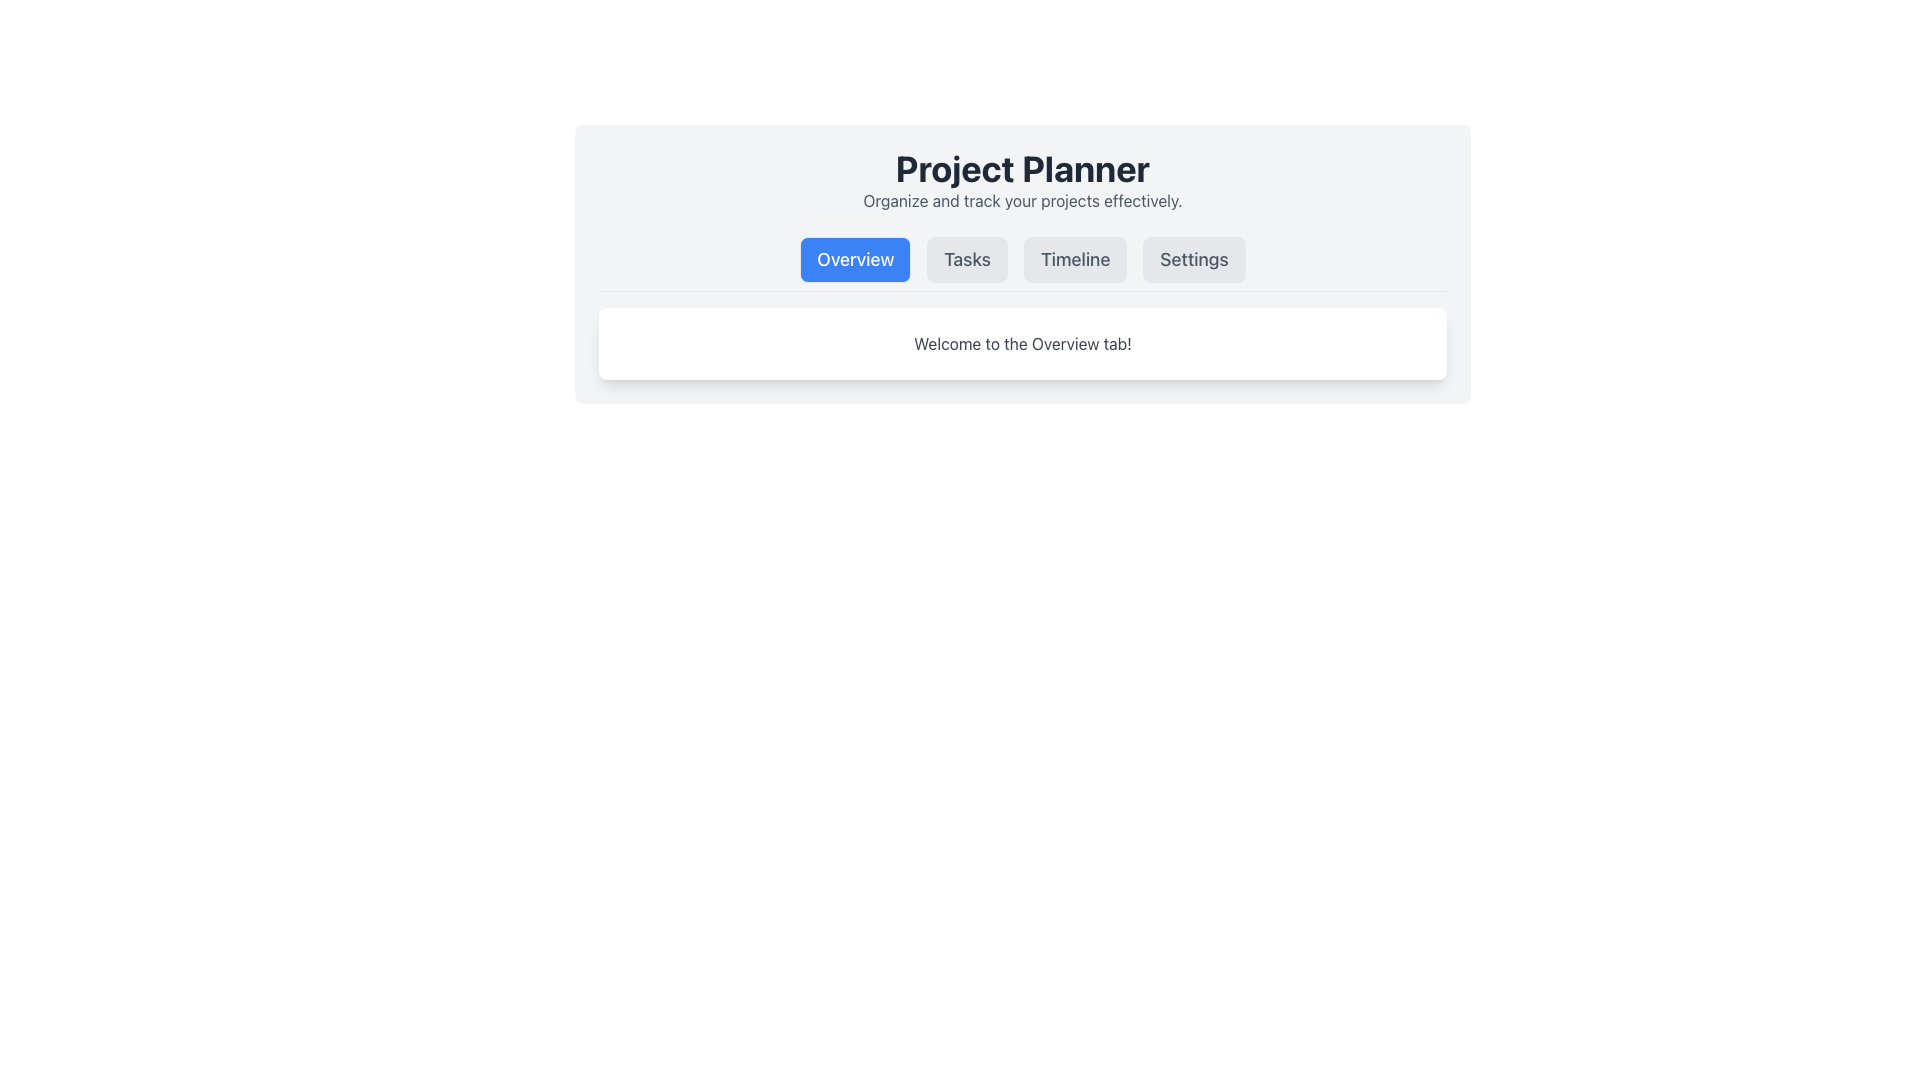 Image resolution: width=1920 pixels, height=1080 pixels. I want to click on informational message displayed in the static text label located below the navigation bar in the 'Overview' tab, so click(1022, 342).